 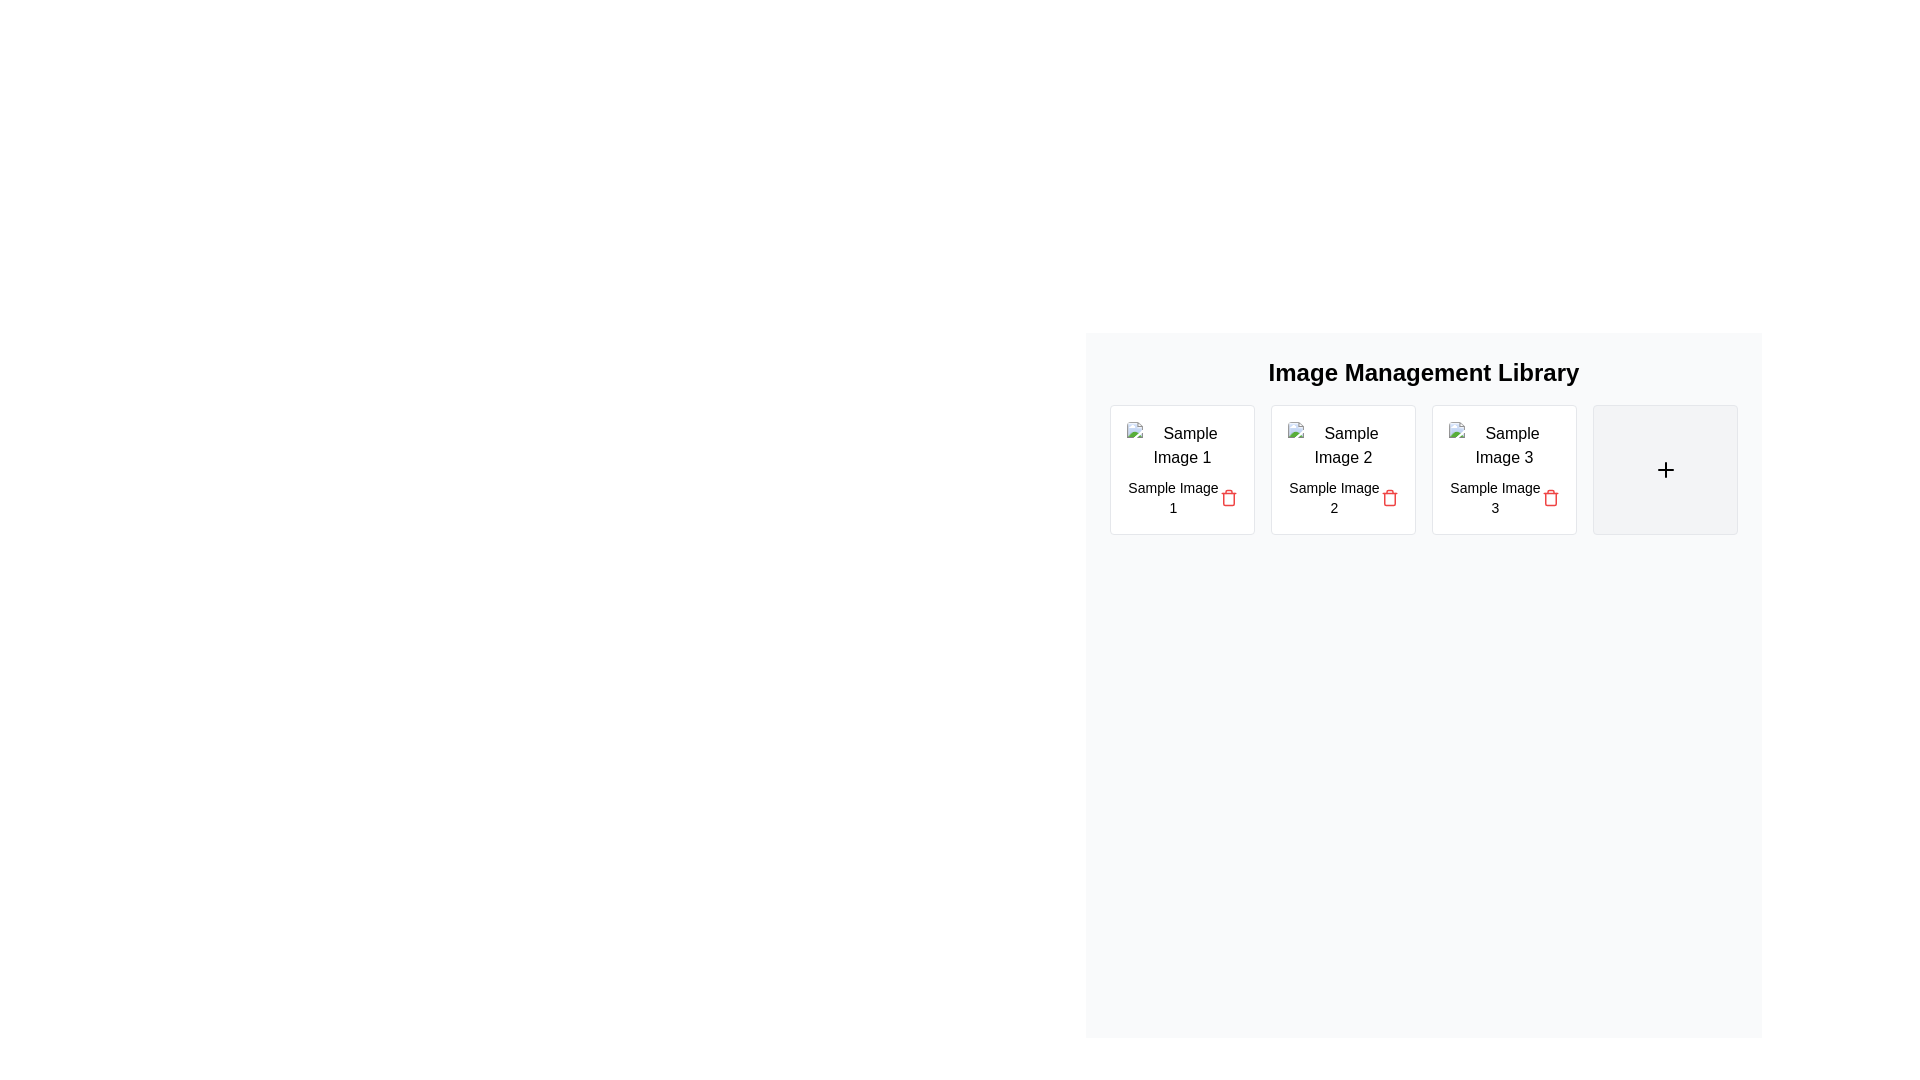 I want to click on the image card located in the second position of the grid layout within the 'Image Management Library', so click(x=1343, y=470).